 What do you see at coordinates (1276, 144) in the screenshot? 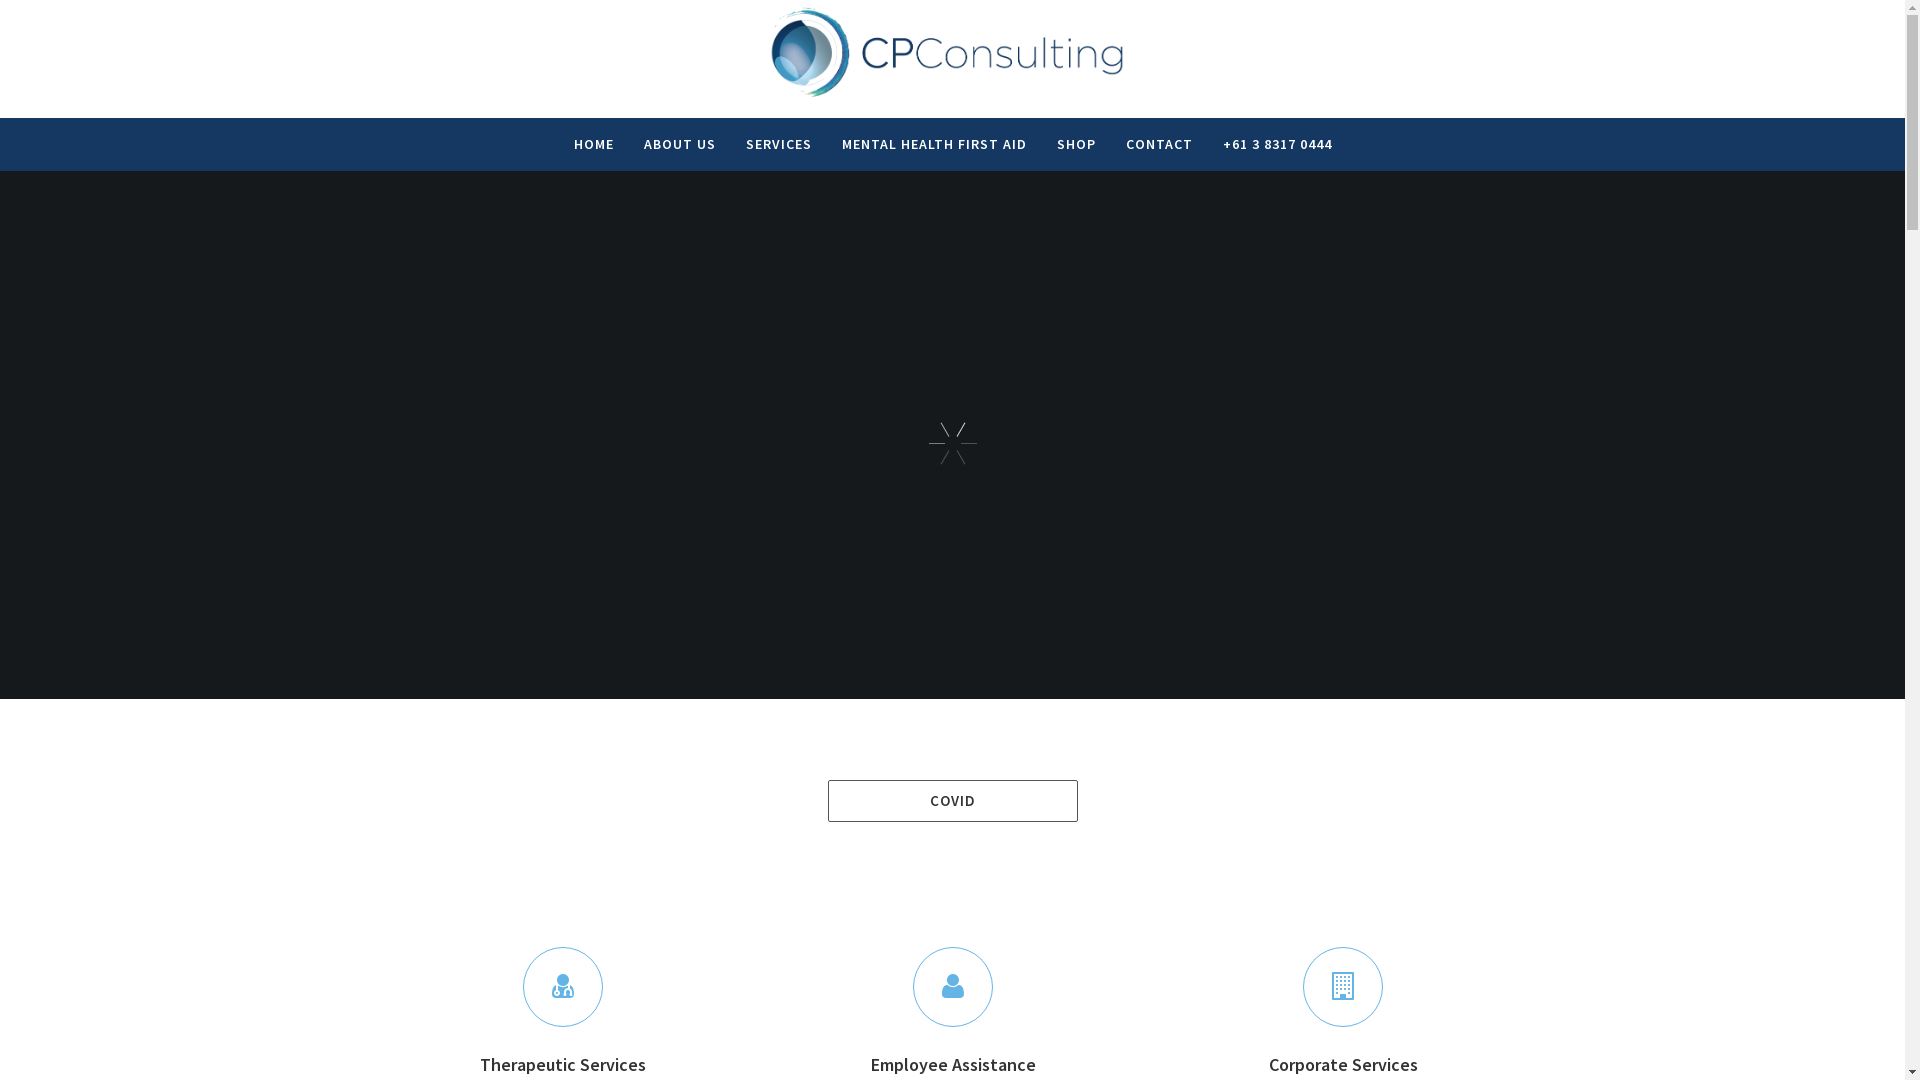
I see `'+61 3 8317 0444'` at bounding box center [1276, 144].